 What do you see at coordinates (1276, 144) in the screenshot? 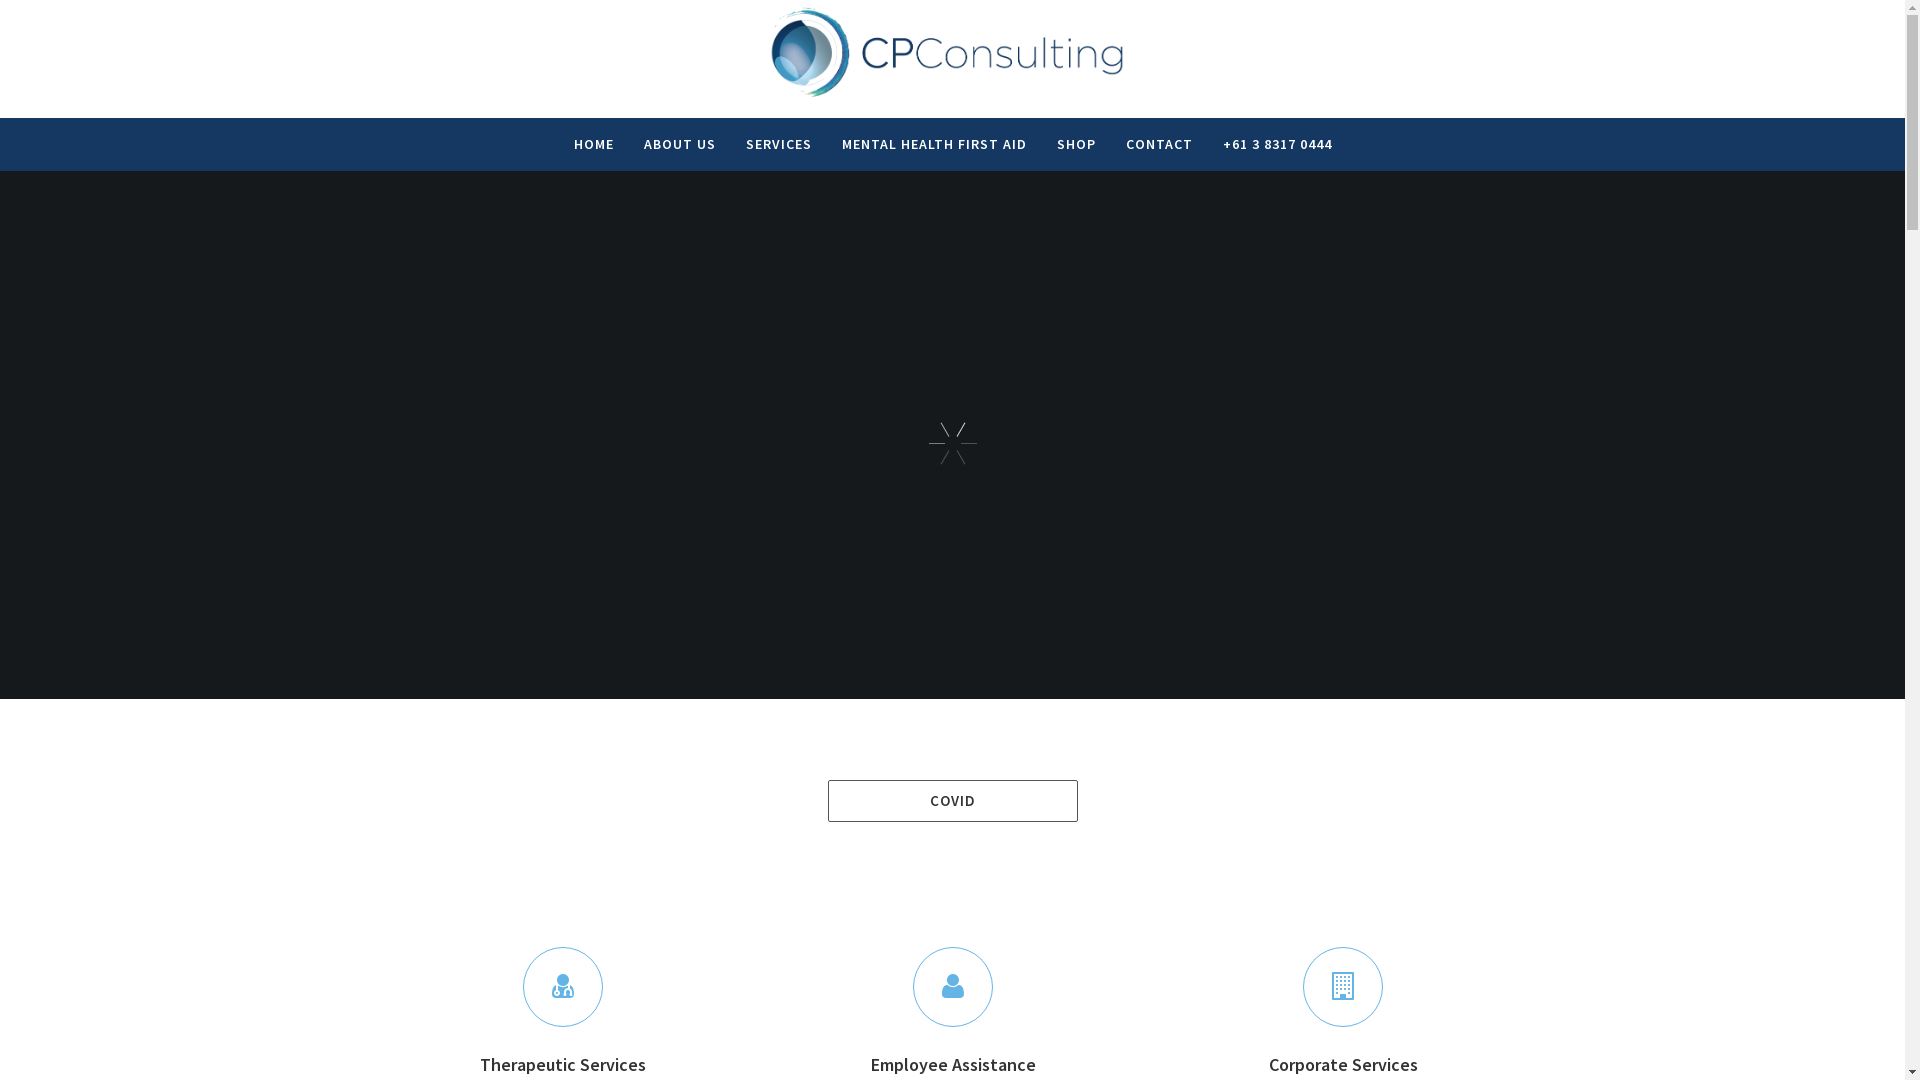
I see `'+61 3 8317 0444'` at bounding box center [1276, 144].